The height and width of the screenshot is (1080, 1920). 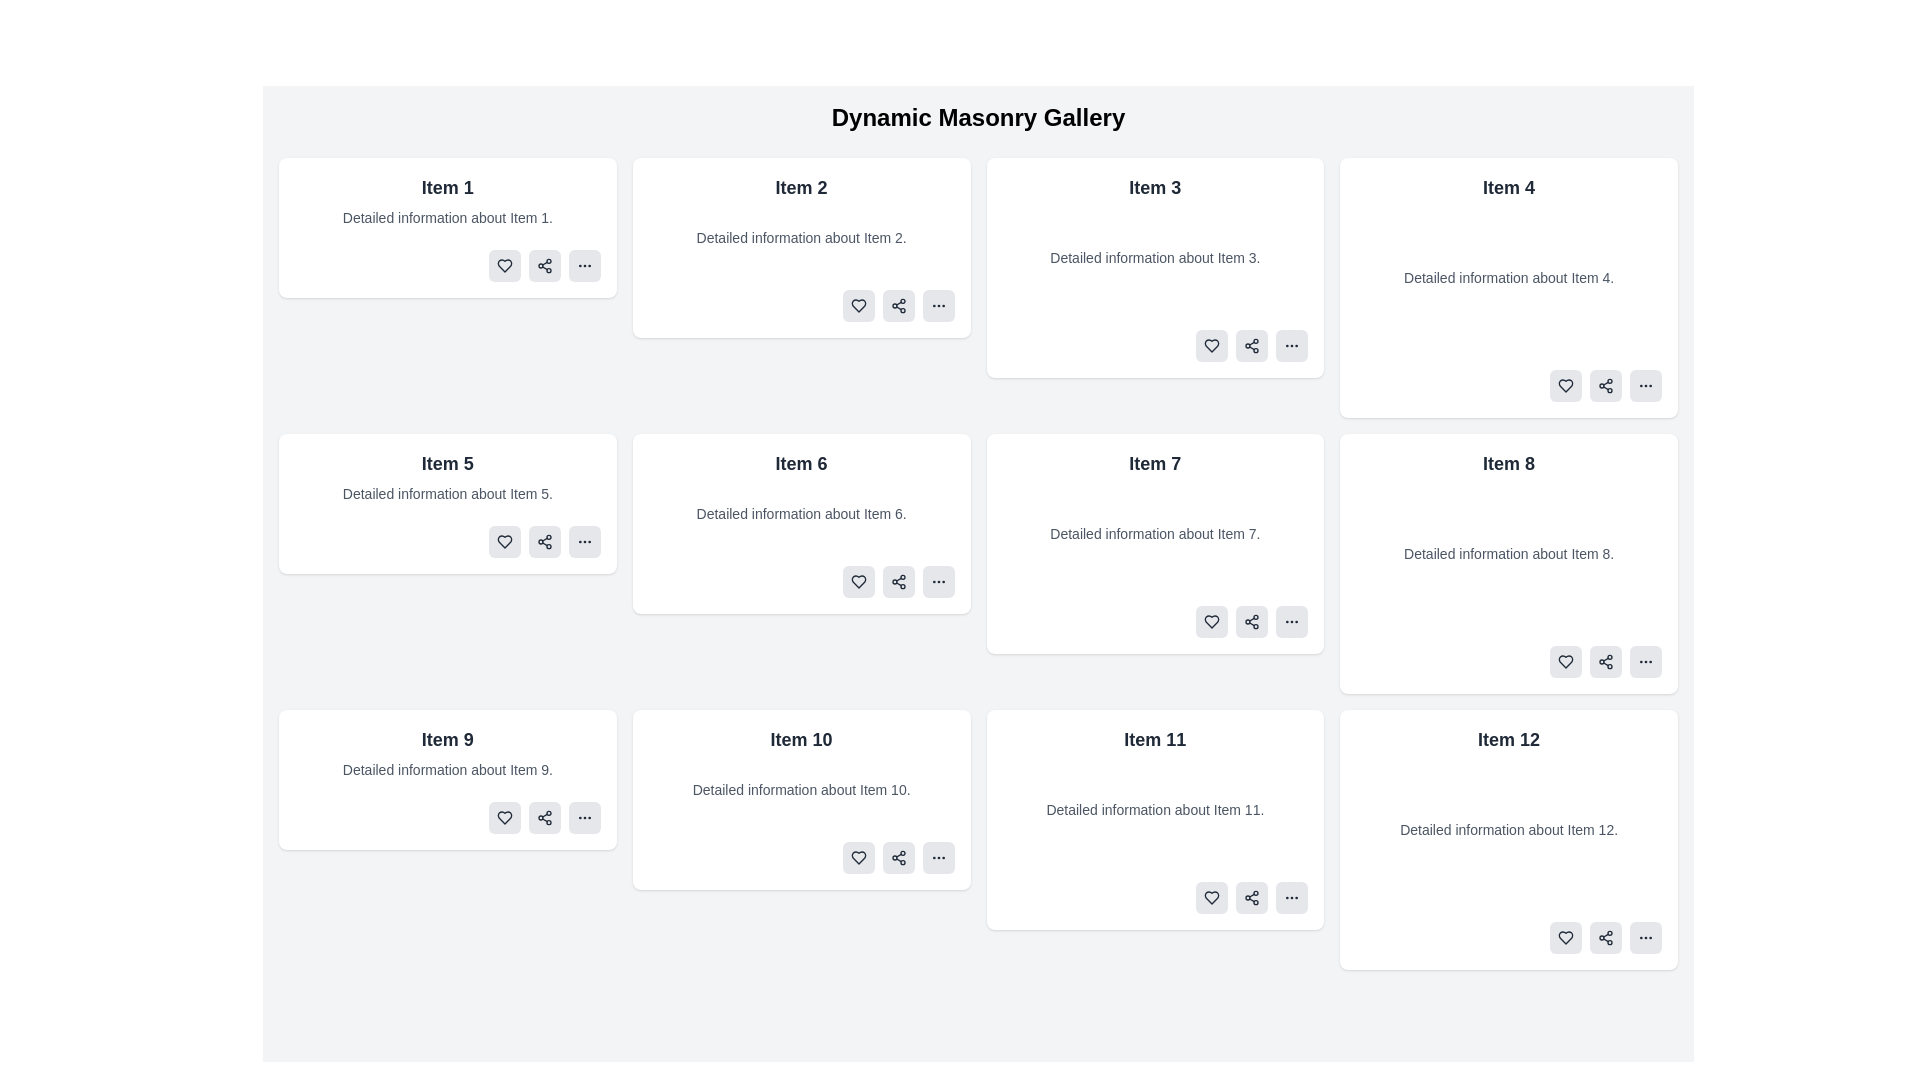 I want to click on the small, square icon button with a light gray background and a 'share' symbol inside, located in the lower right corner of the 'Item 7' card, so click(x=1251, y=620).